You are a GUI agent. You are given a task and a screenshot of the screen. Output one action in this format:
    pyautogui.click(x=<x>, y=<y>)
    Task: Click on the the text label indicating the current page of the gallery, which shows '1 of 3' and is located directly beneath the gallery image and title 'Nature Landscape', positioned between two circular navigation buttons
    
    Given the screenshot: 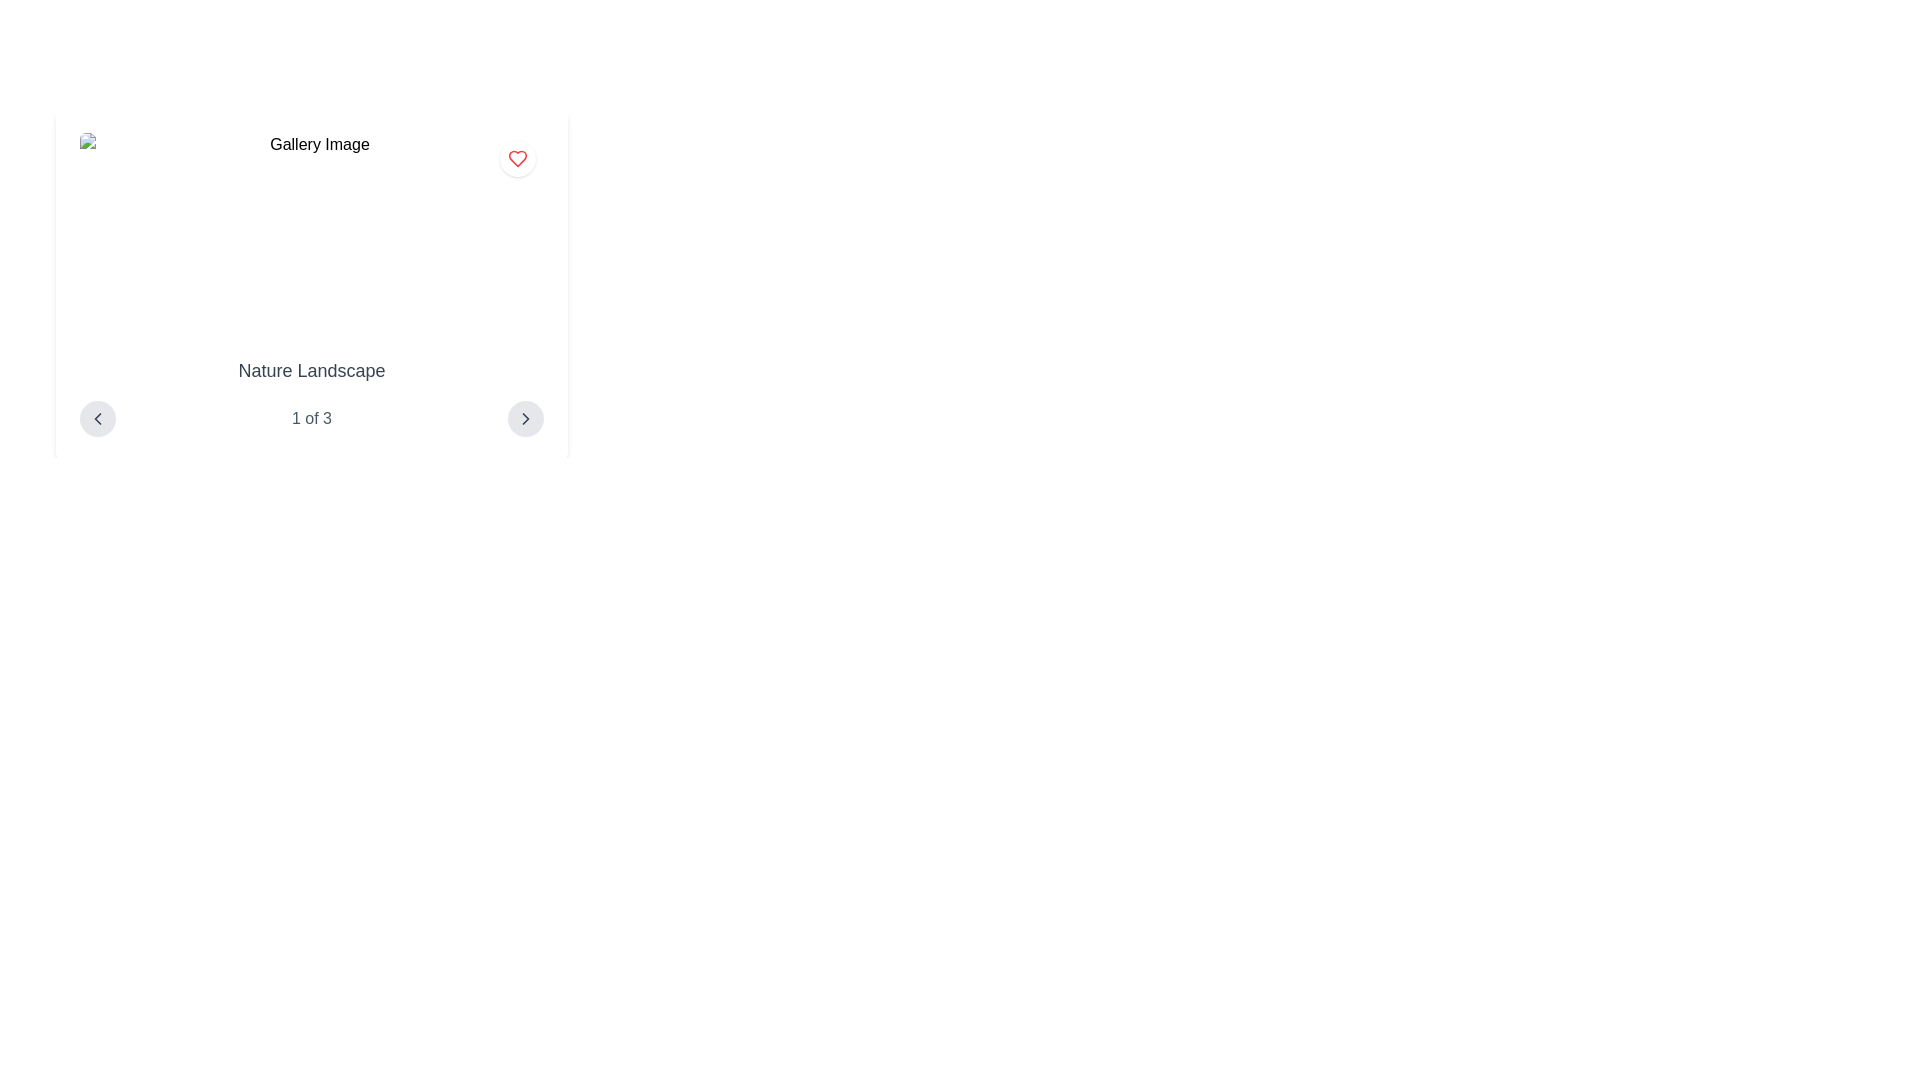 What is the action you would take?
    pyautogui.click(x=311, y=418)
    